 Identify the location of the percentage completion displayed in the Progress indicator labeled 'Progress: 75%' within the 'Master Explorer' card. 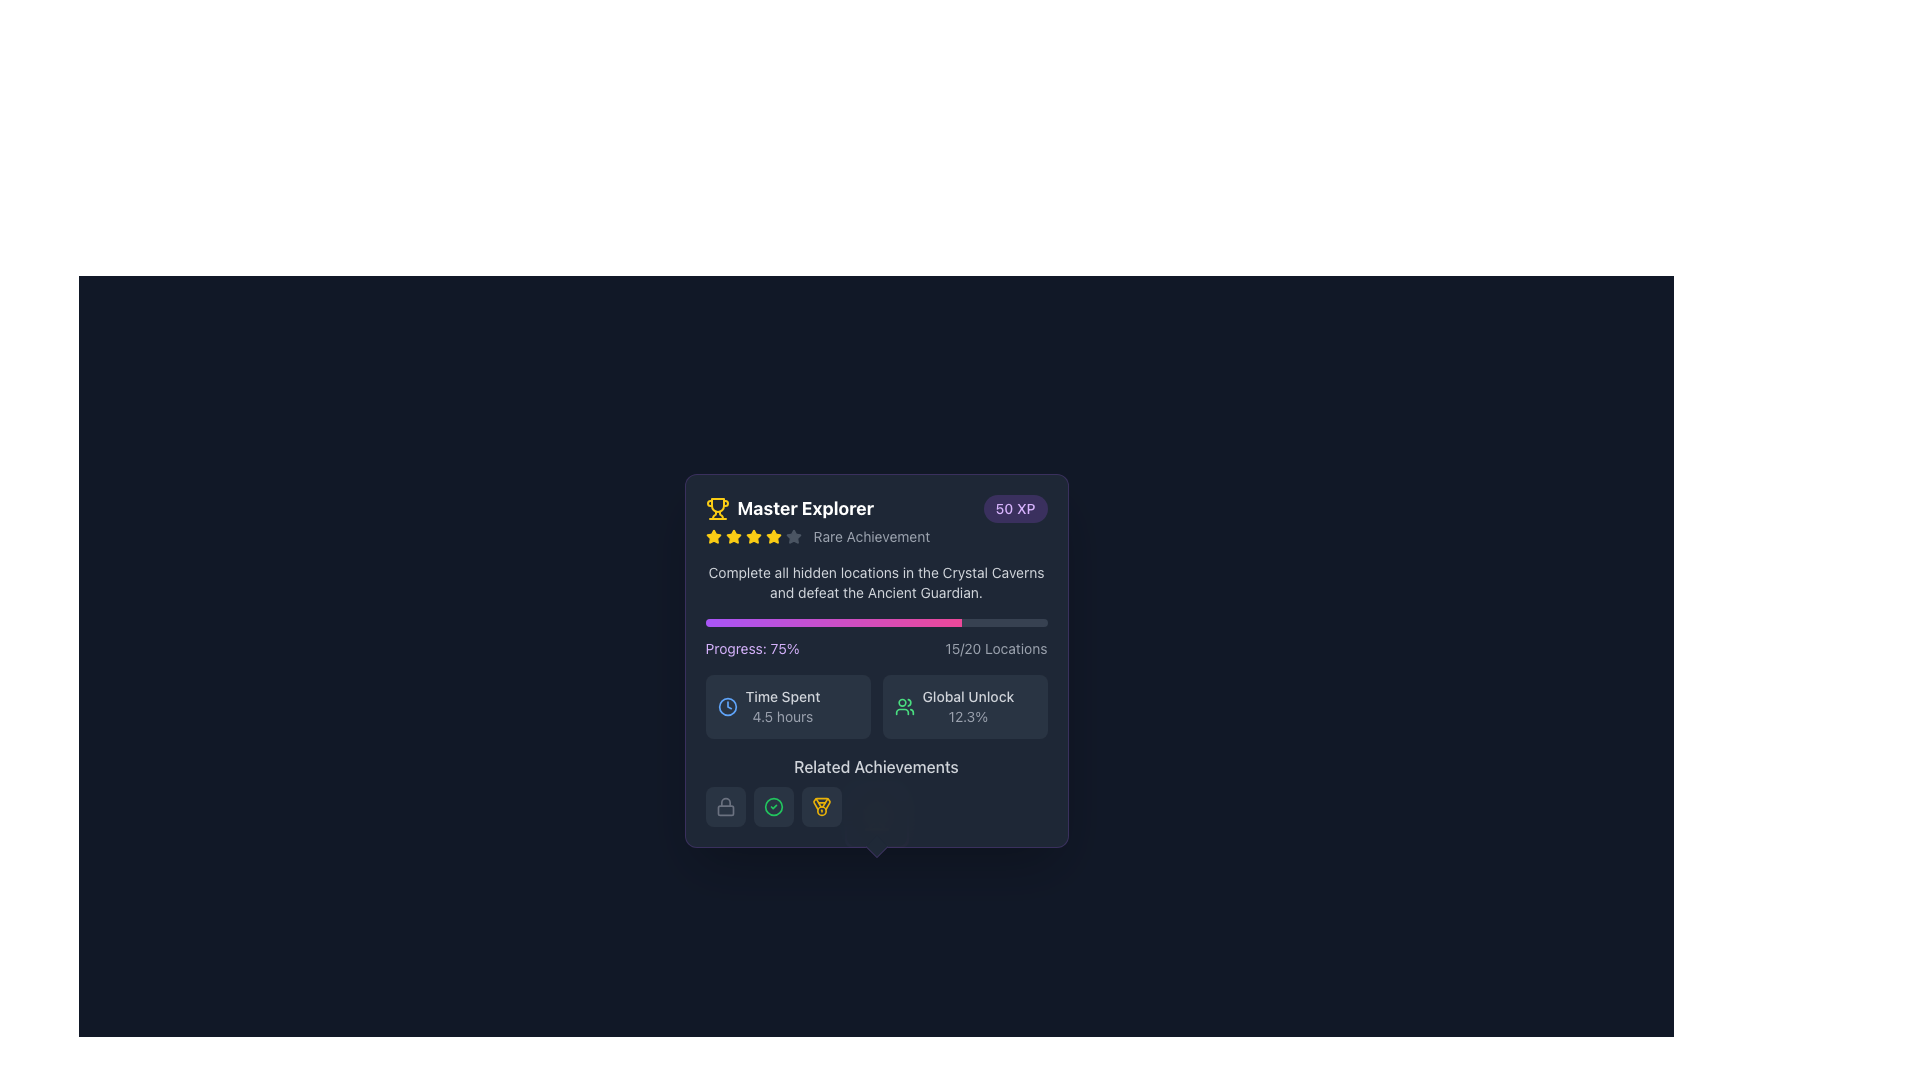
(876, 639).